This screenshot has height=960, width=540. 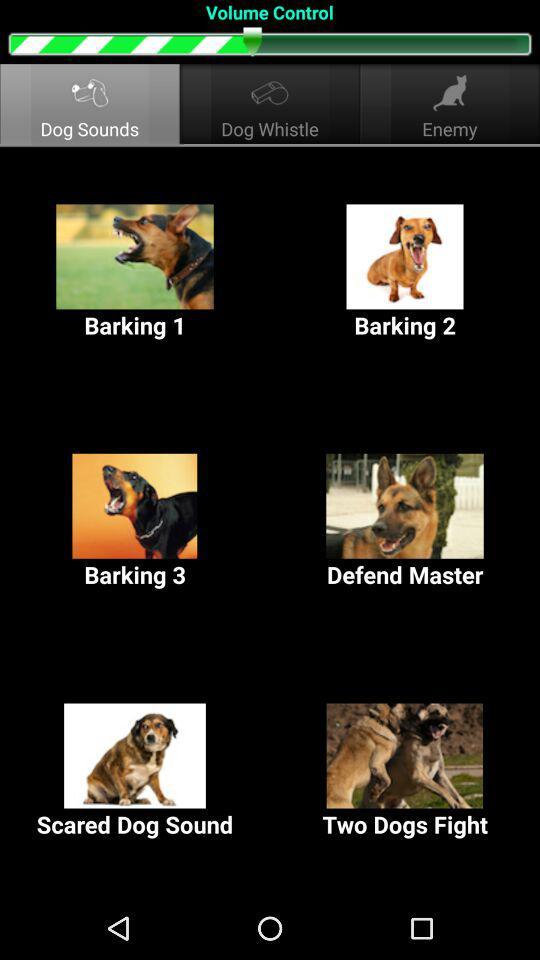 What do you see at coordinates (135, 770) in the screenshot?
I see `the button to the left of the two dogs fight icon` at bounding box center [135, 770].